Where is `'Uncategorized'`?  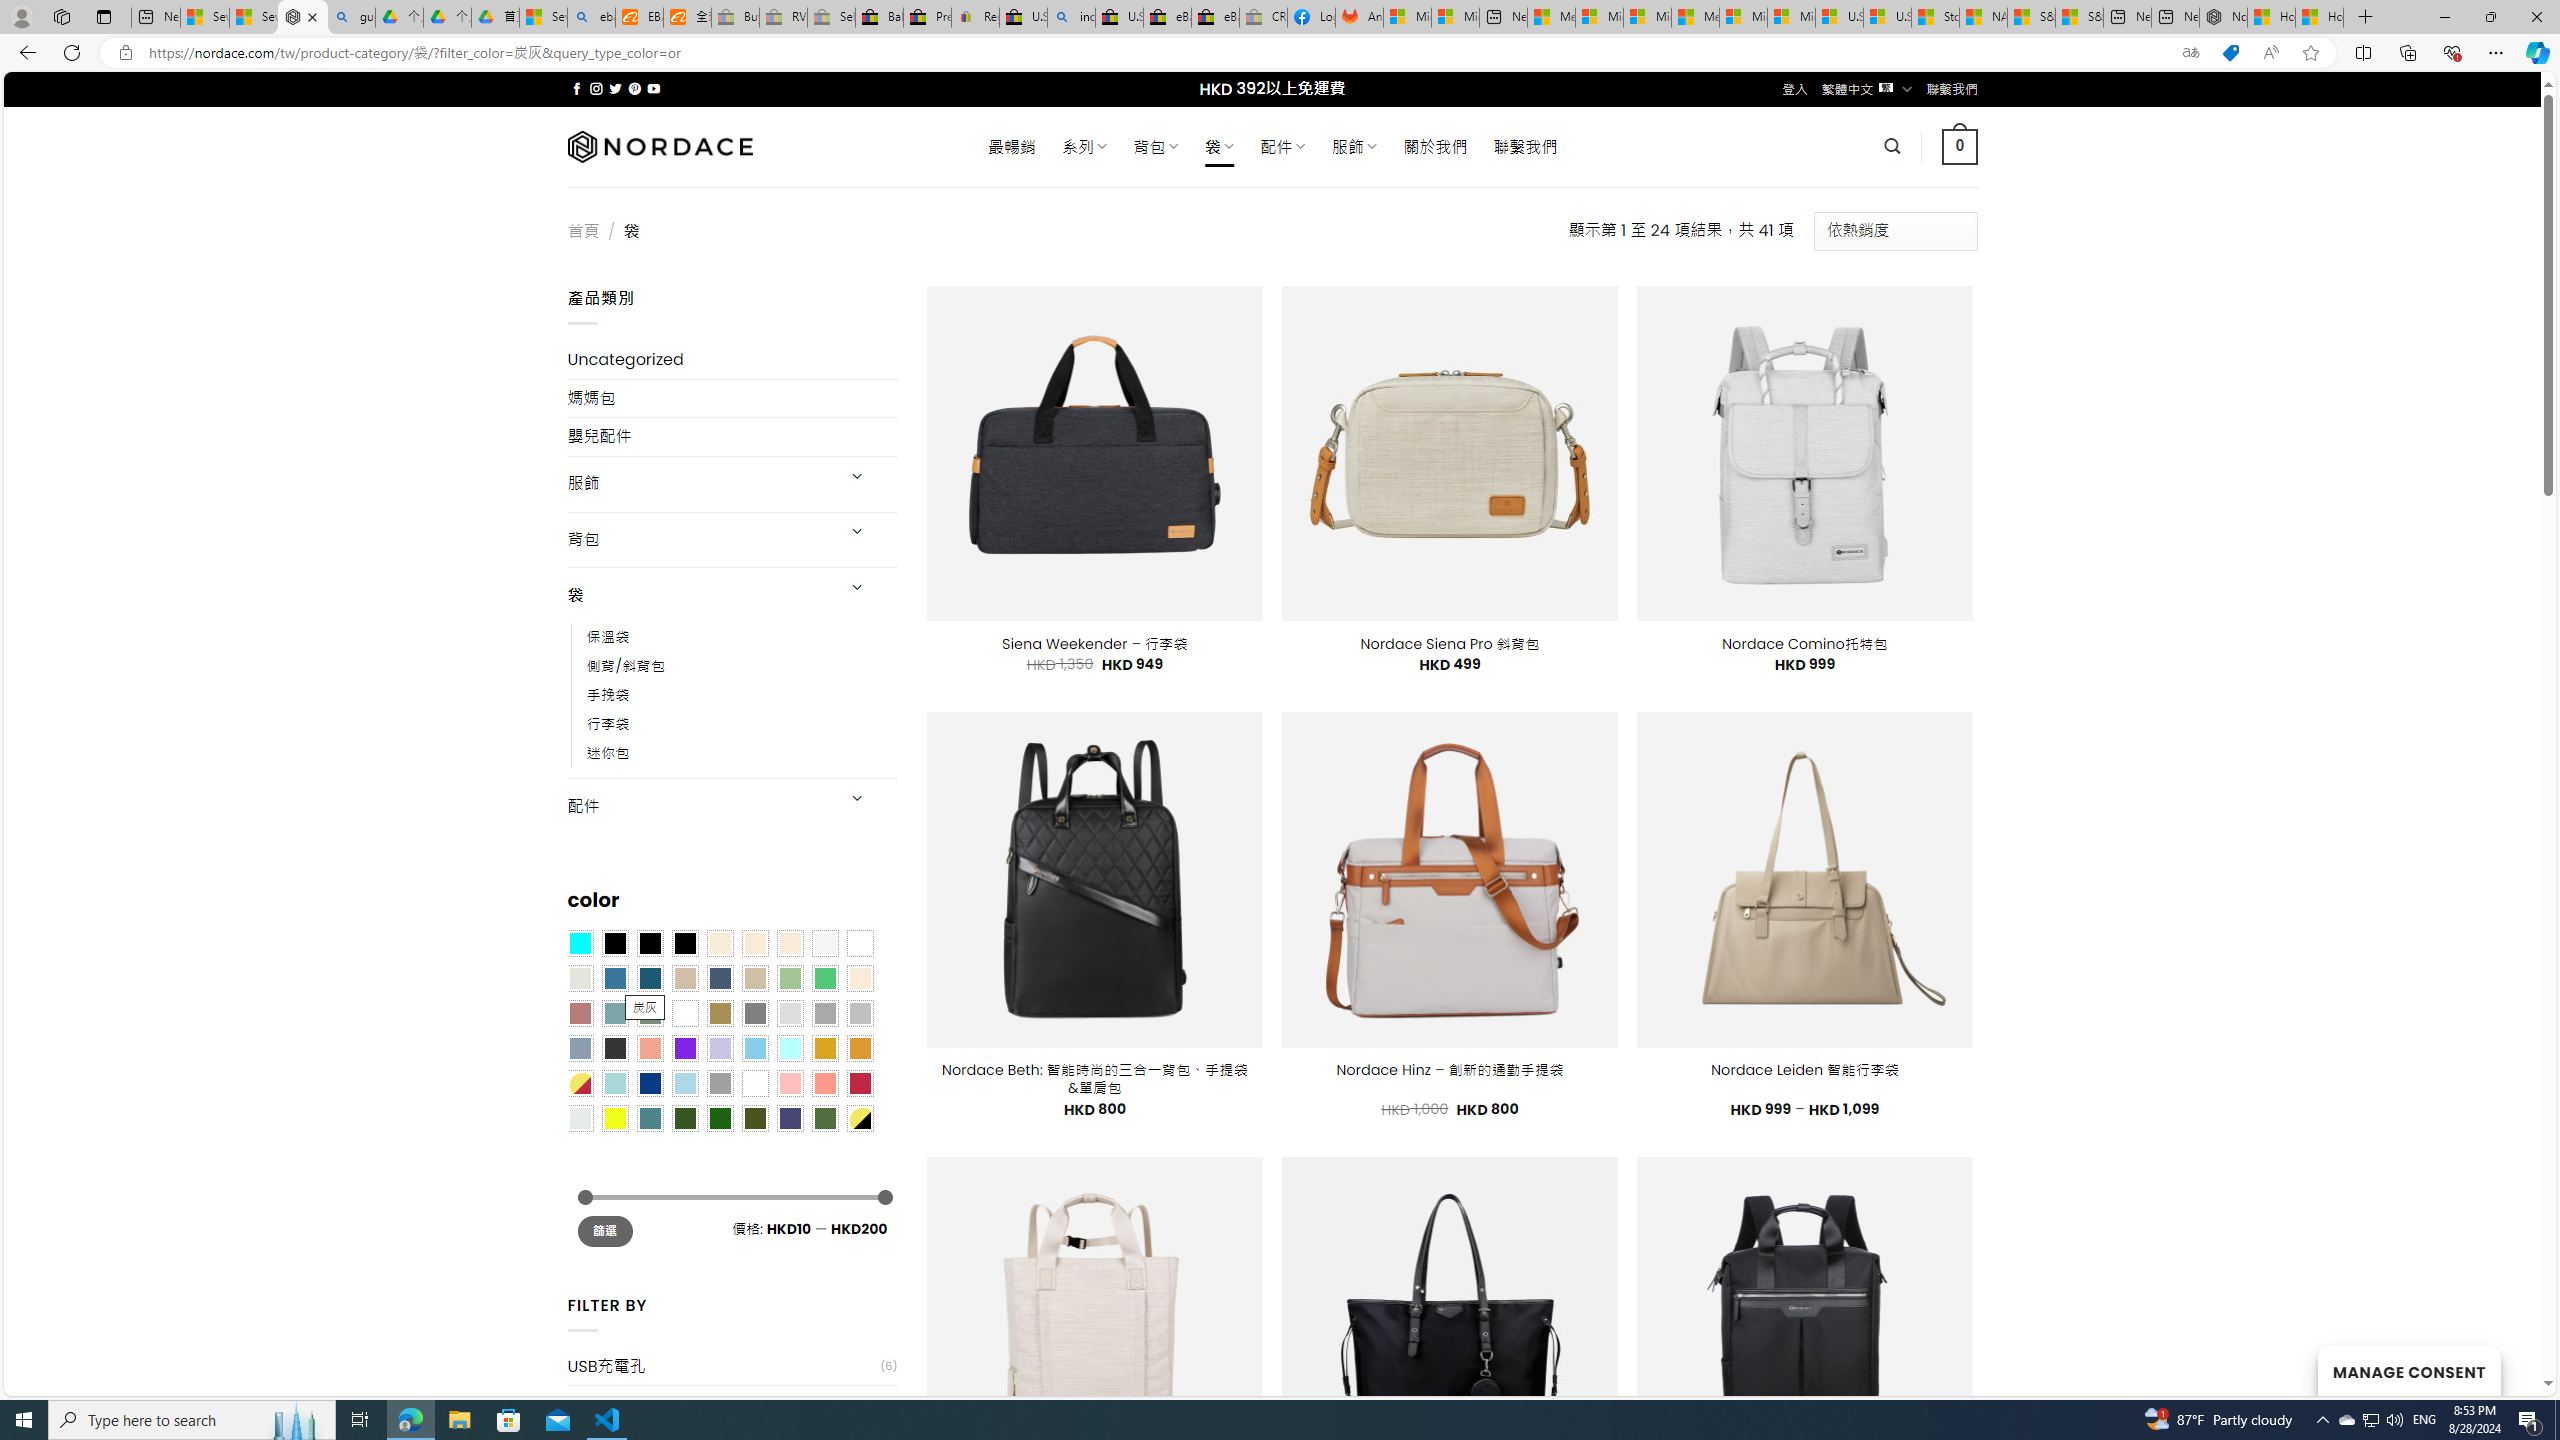
'Uncategorized' is located at coordinates (731, 360).